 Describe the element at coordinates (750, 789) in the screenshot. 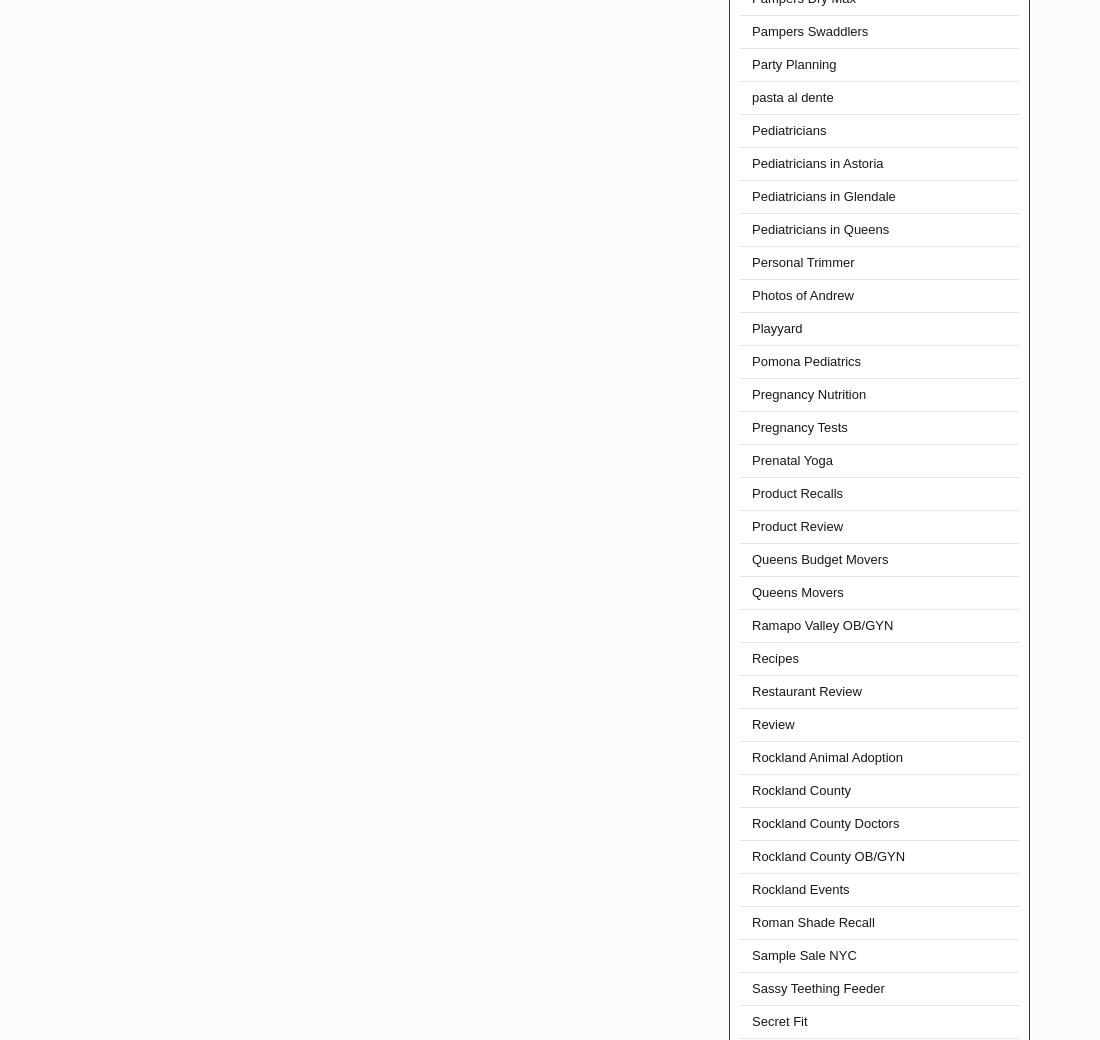

I see `'Rockland County'` at that location.